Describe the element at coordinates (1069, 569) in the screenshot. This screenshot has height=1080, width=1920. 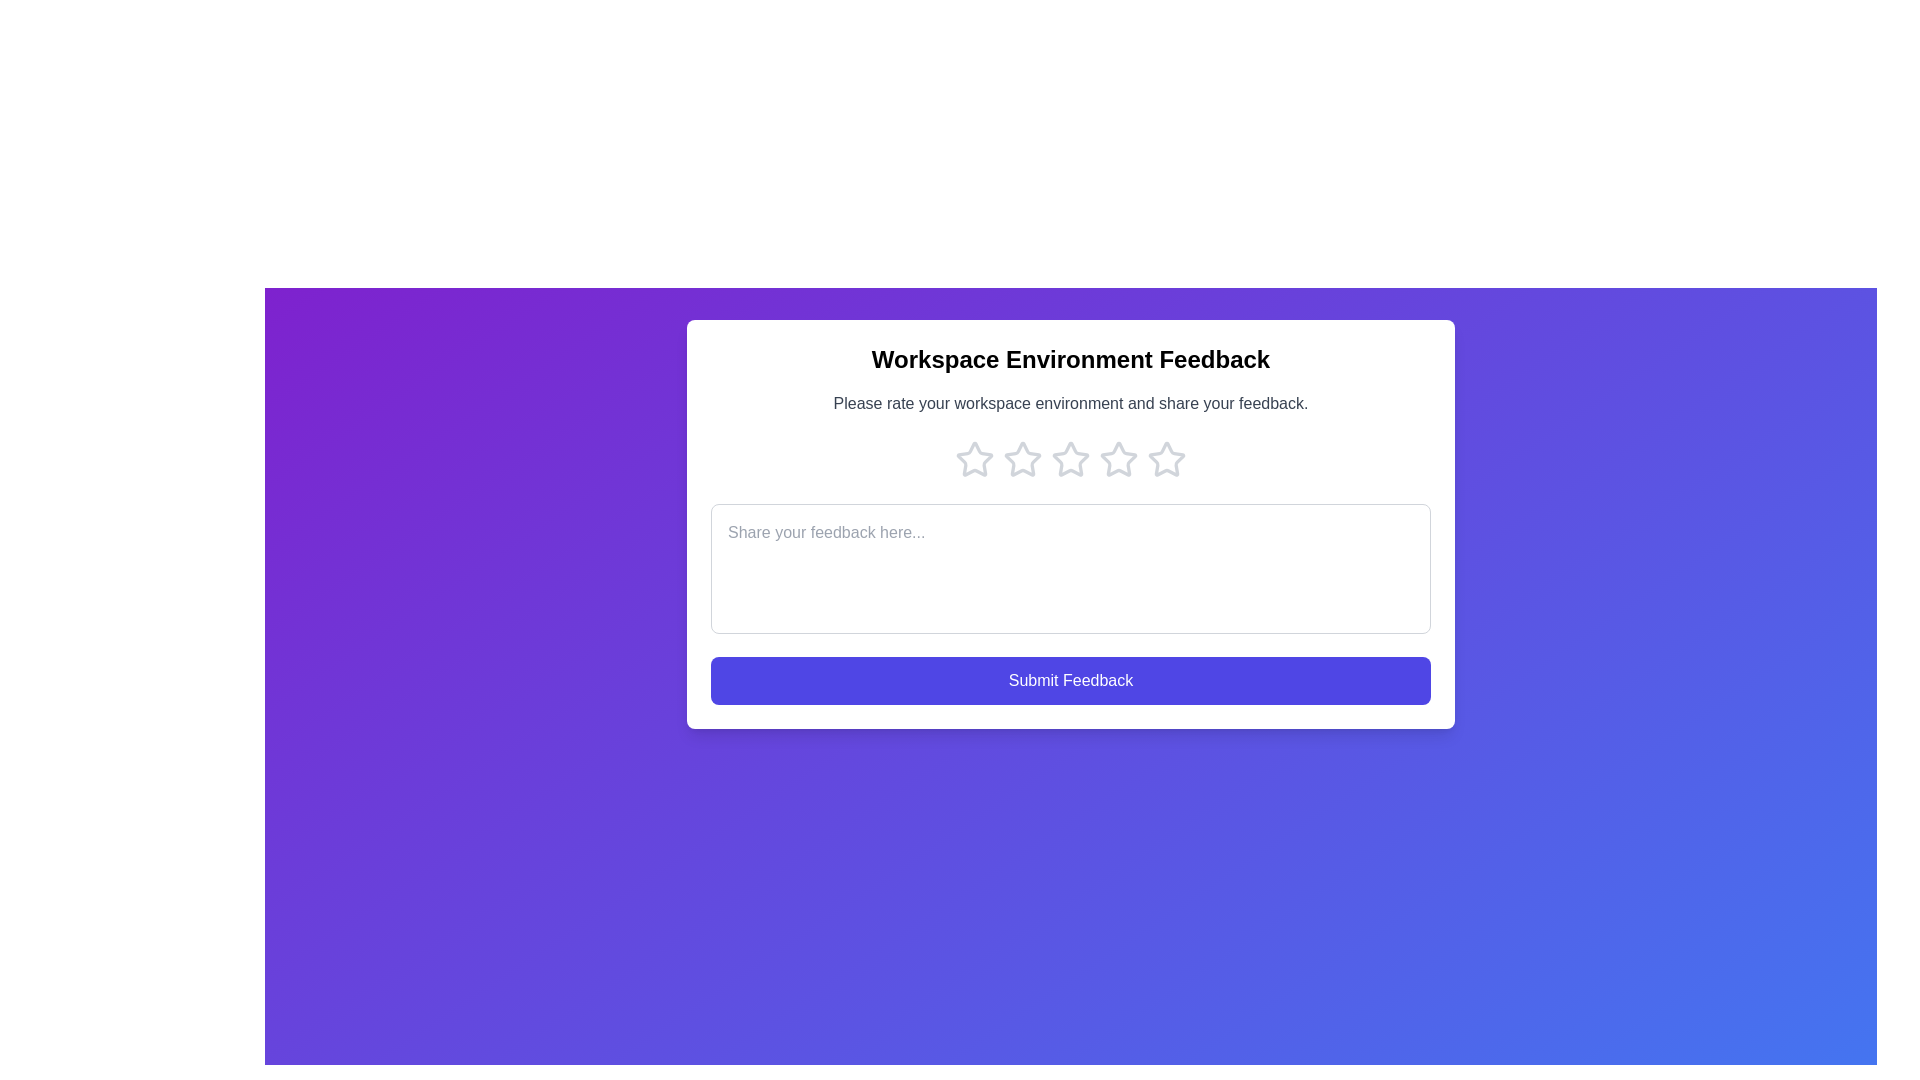
I see `the text area and type the feedback text` at that location.